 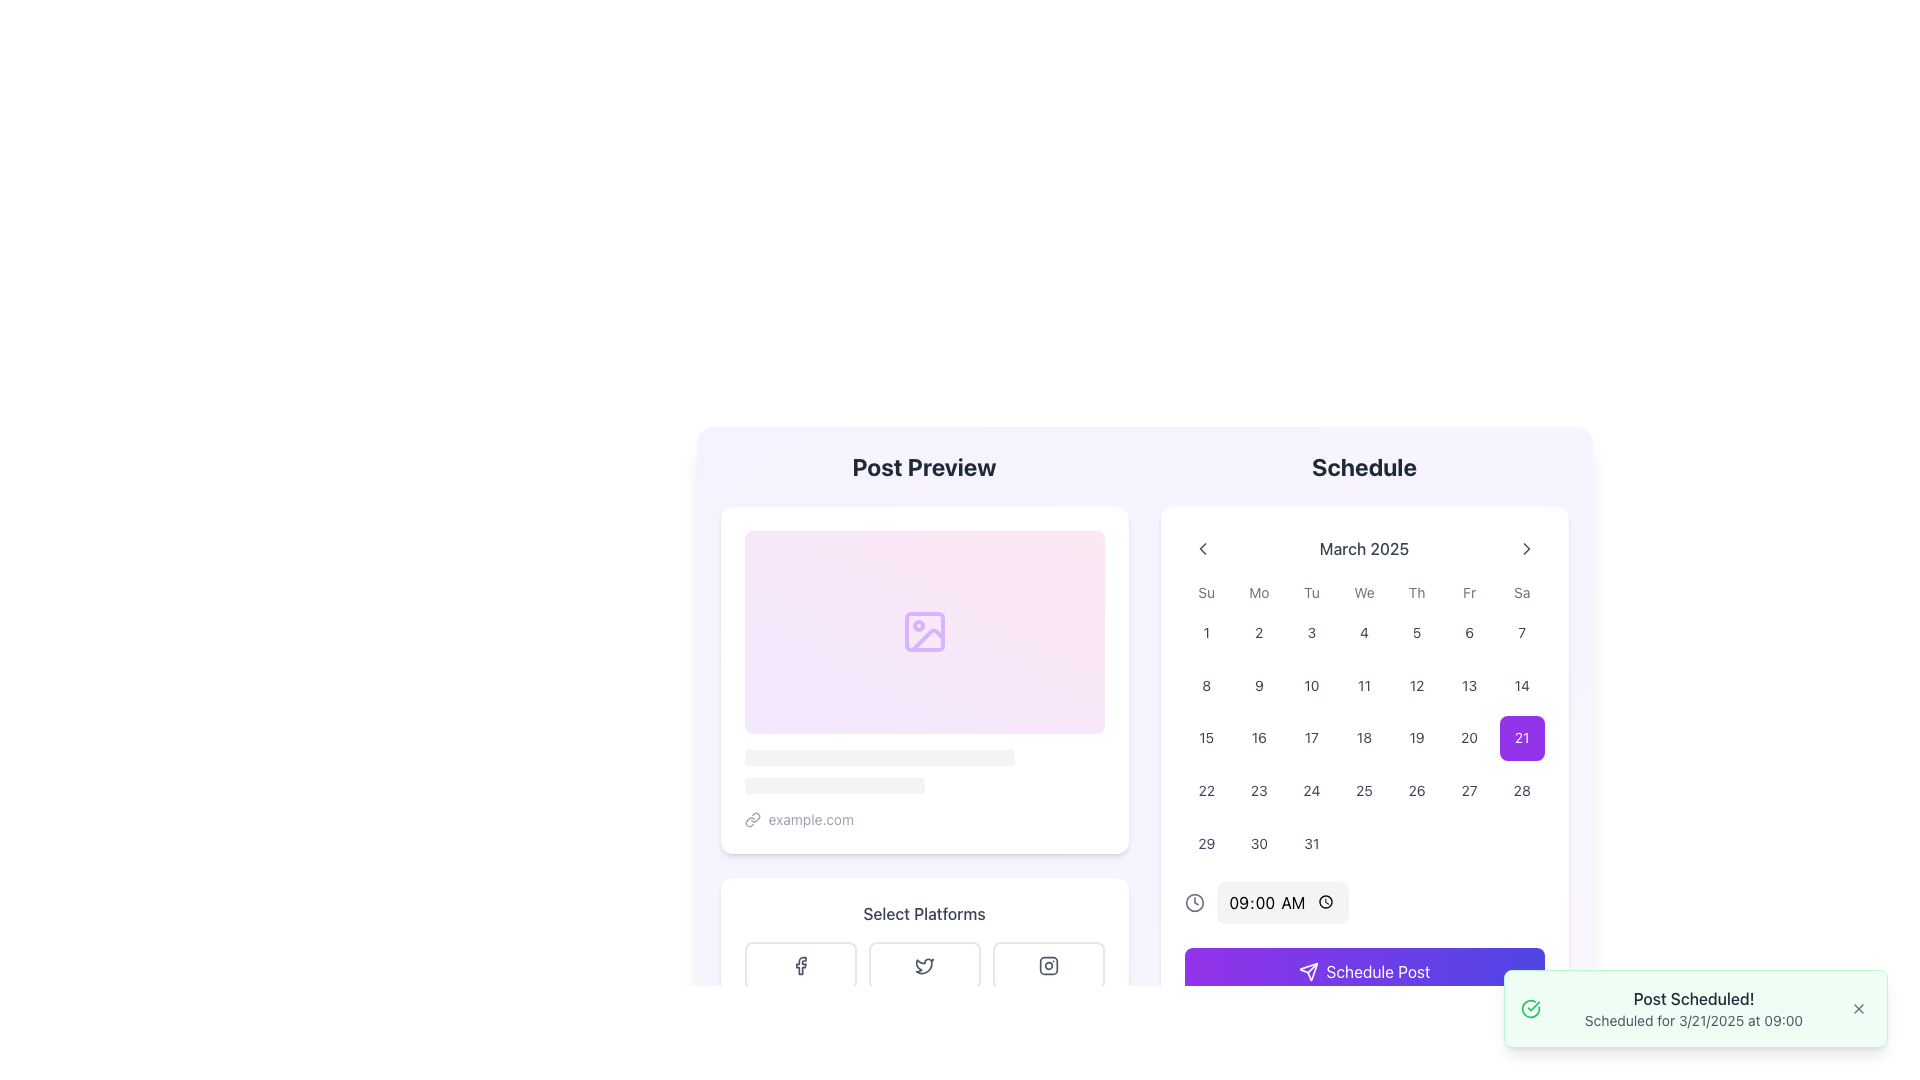 I want to click on the confirmation icon located in the upper-left corner of the green notification box that indicates a successful operation for the message 'Post Scheduled!' and 'Scheduled for 3/21/2025 at 09:00', so click(x=1530, y=1009).